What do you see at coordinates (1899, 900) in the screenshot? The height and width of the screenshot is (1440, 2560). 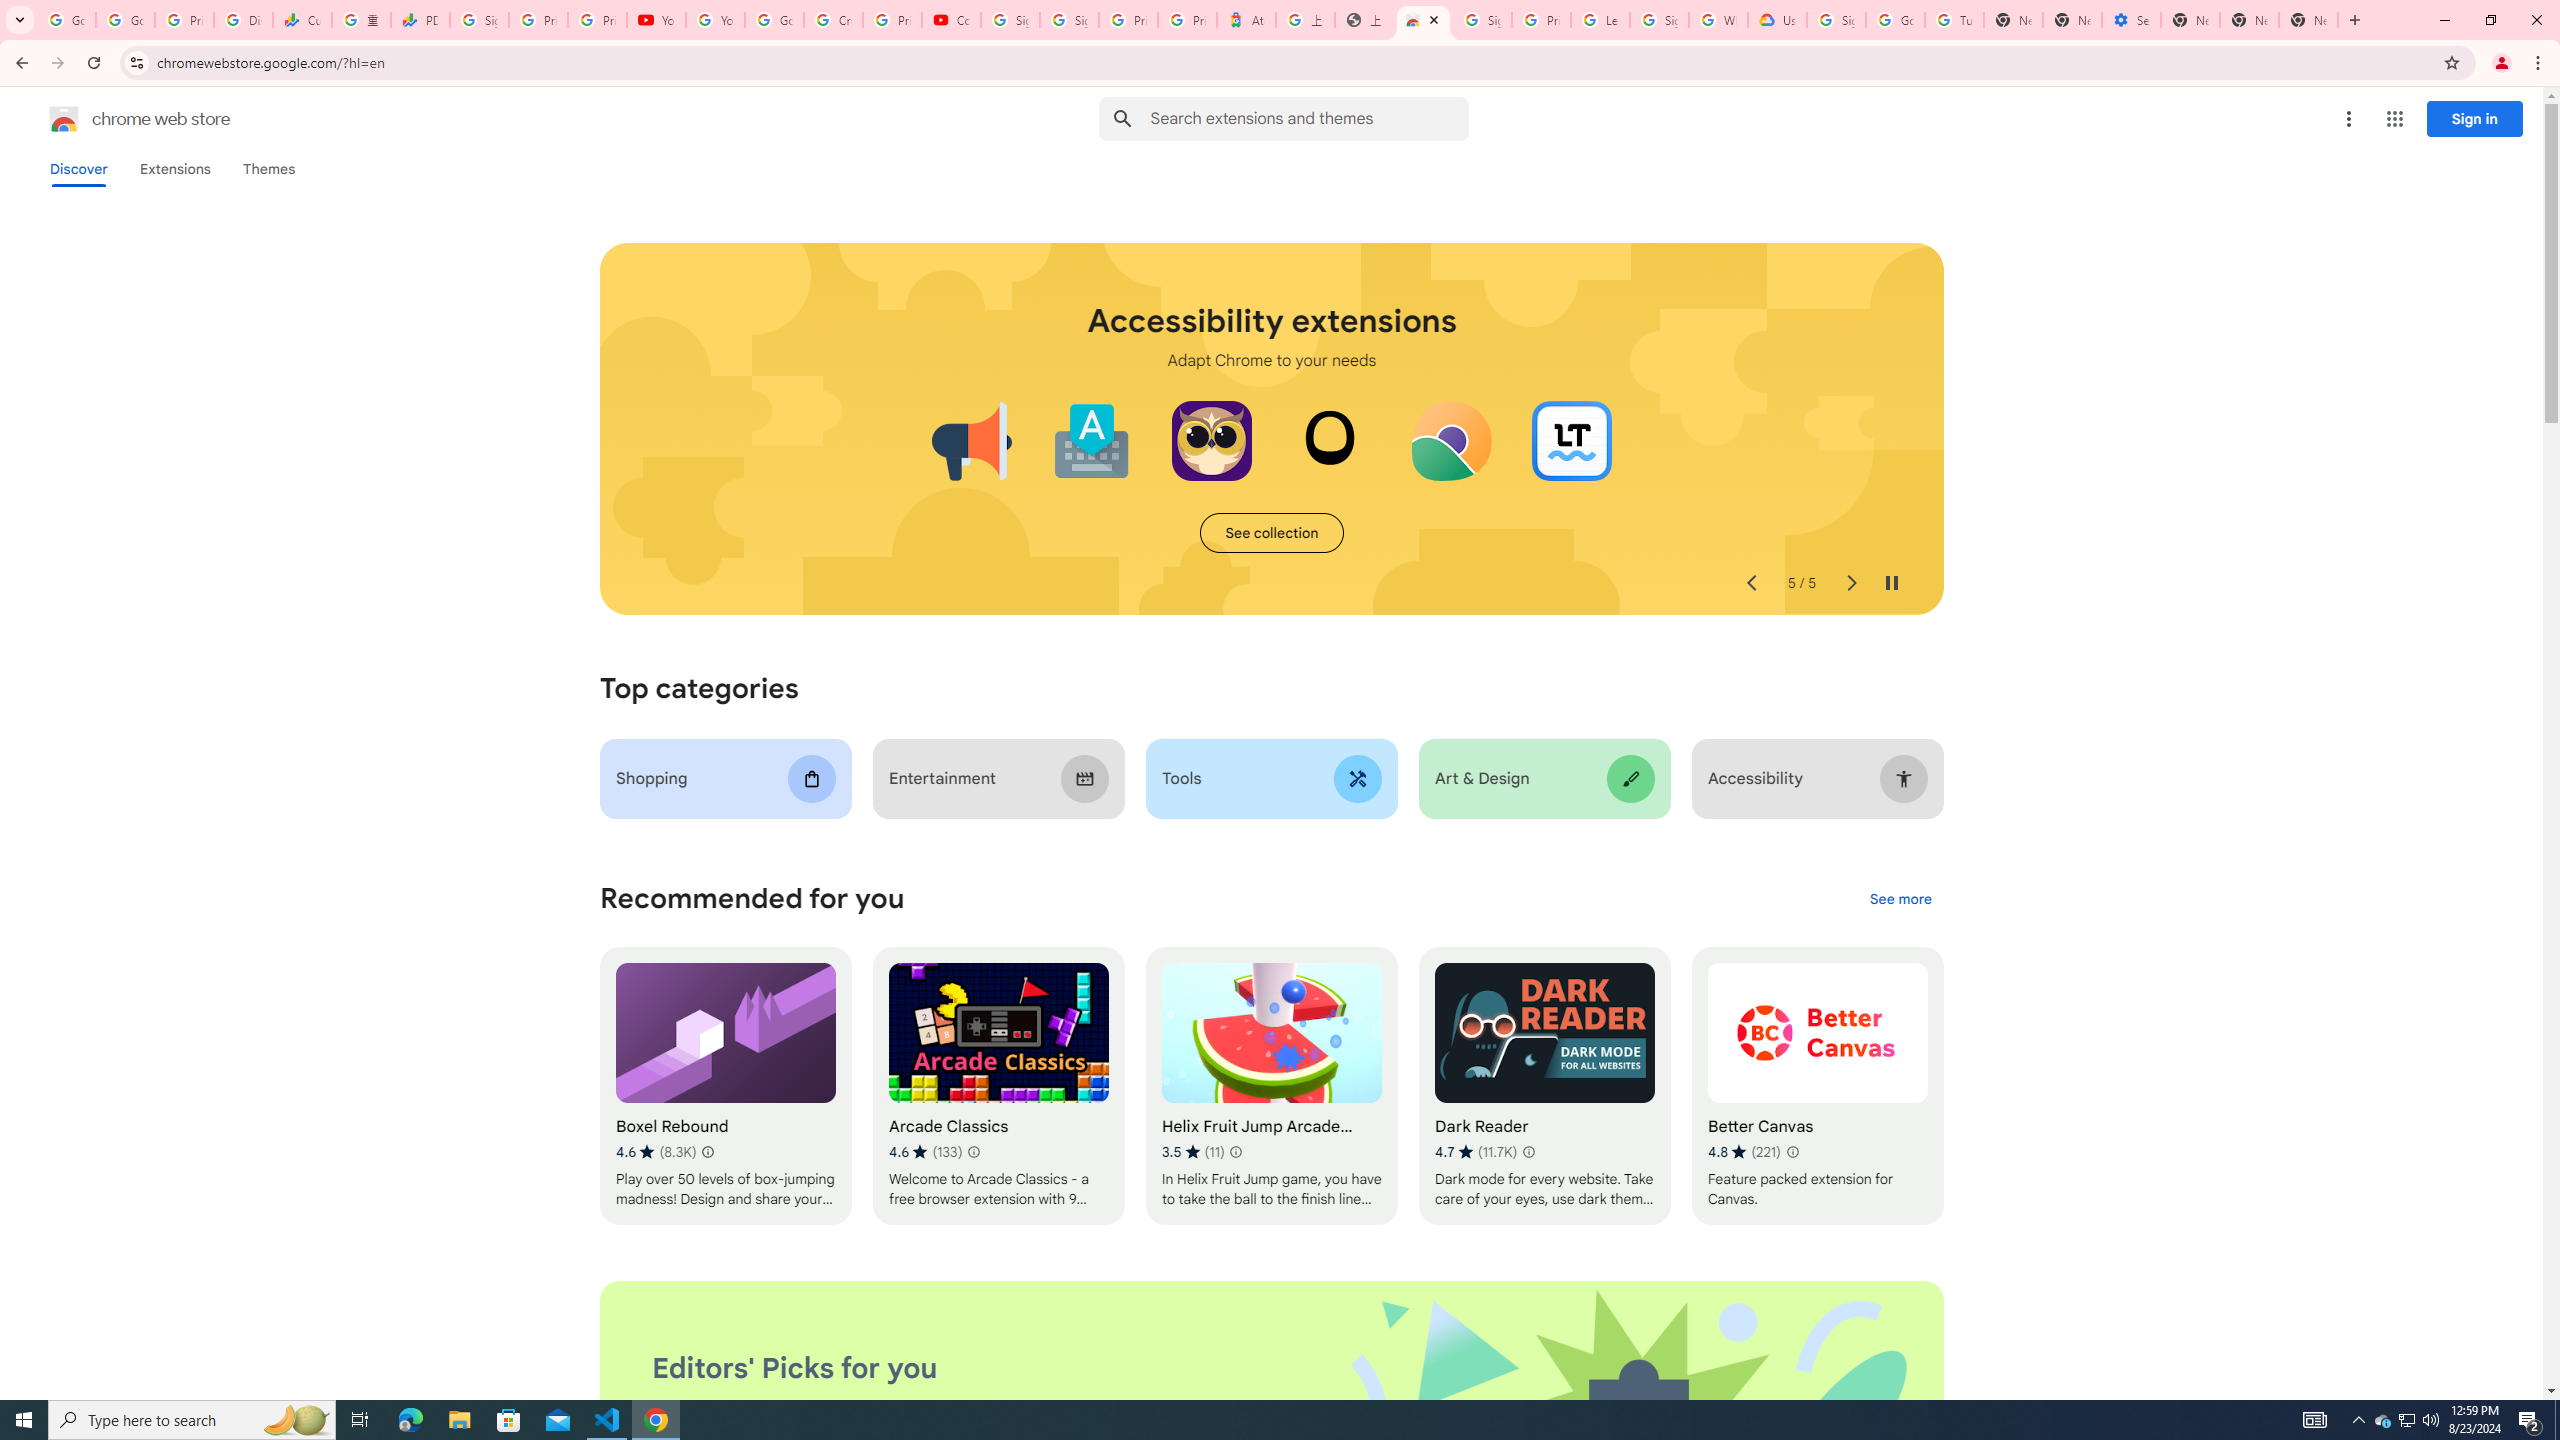 I see `'See more personalized recommendations'` at bounding box center [1899, 900].